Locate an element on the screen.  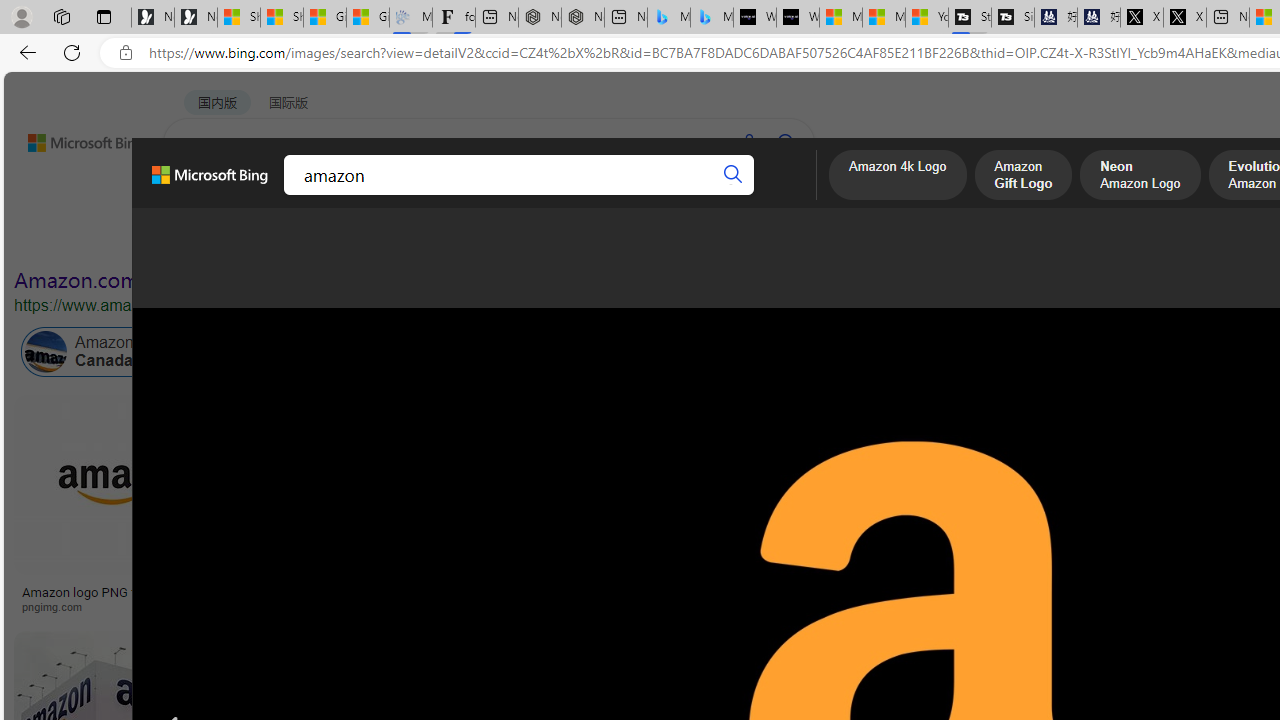
'MAPS' is located at coordinates (698, 195).